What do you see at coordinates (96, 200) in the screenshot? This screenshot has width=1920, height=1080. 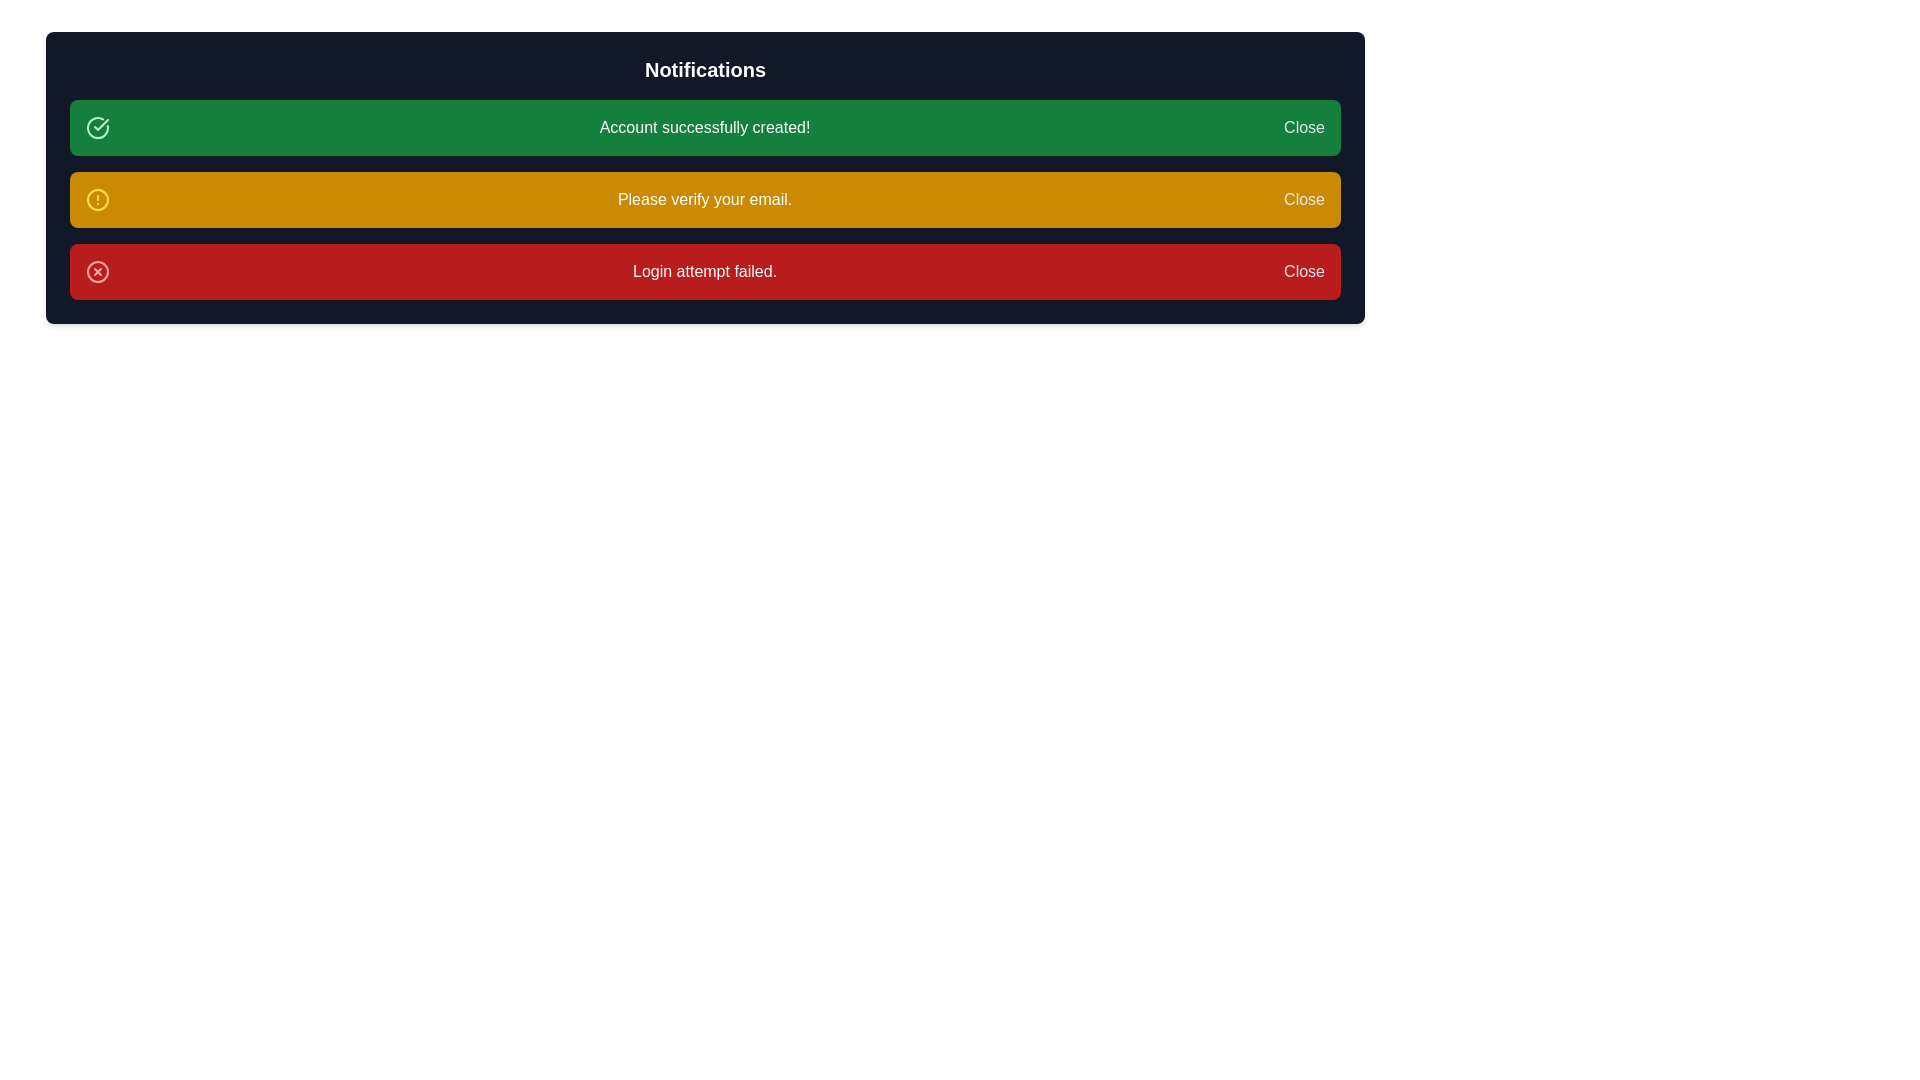 I see `the SVG Circle located in the yellow notification bar, which serves as the circular base of a warning symbol, positioned to the left of the text 'Please verify your email.'` at bounding box center [96, 200].